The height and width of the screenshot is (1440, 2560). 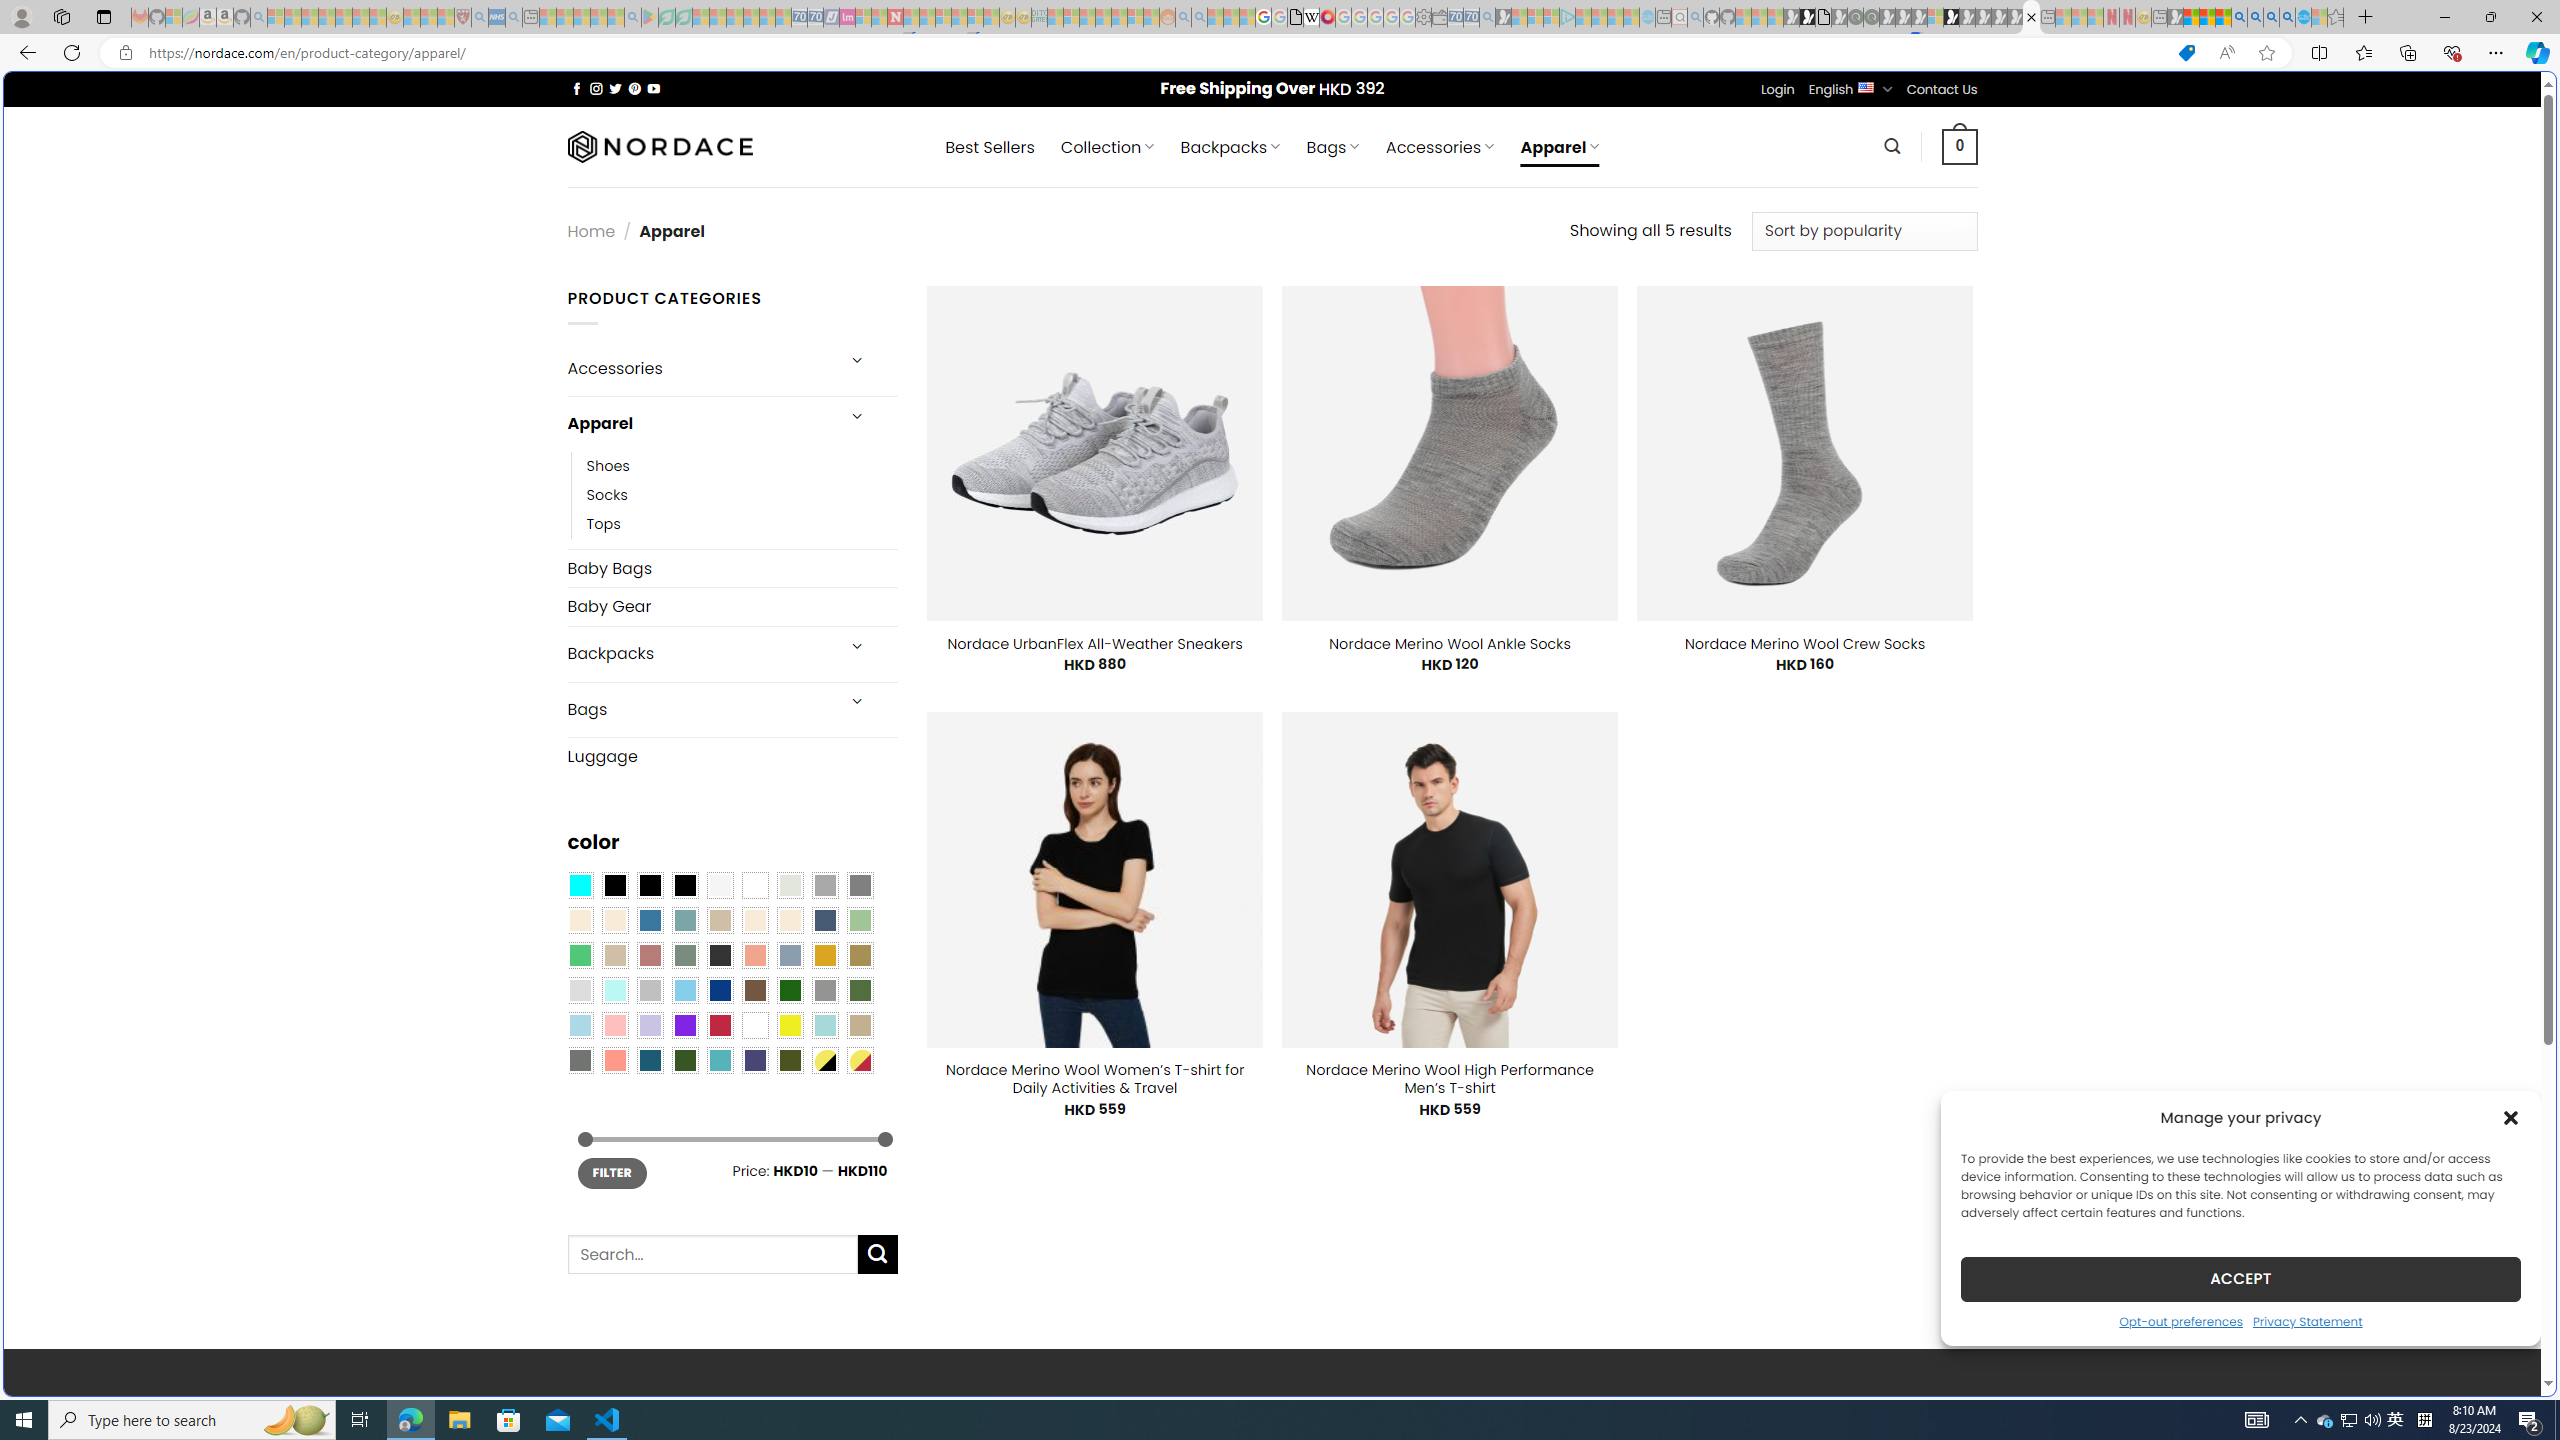 What do you see at coordinates (847, 16) in the screenshot?
I see `'Jobs - lastminute.com Investor Portal - Sleeping'` at bounding box center [847, 16].